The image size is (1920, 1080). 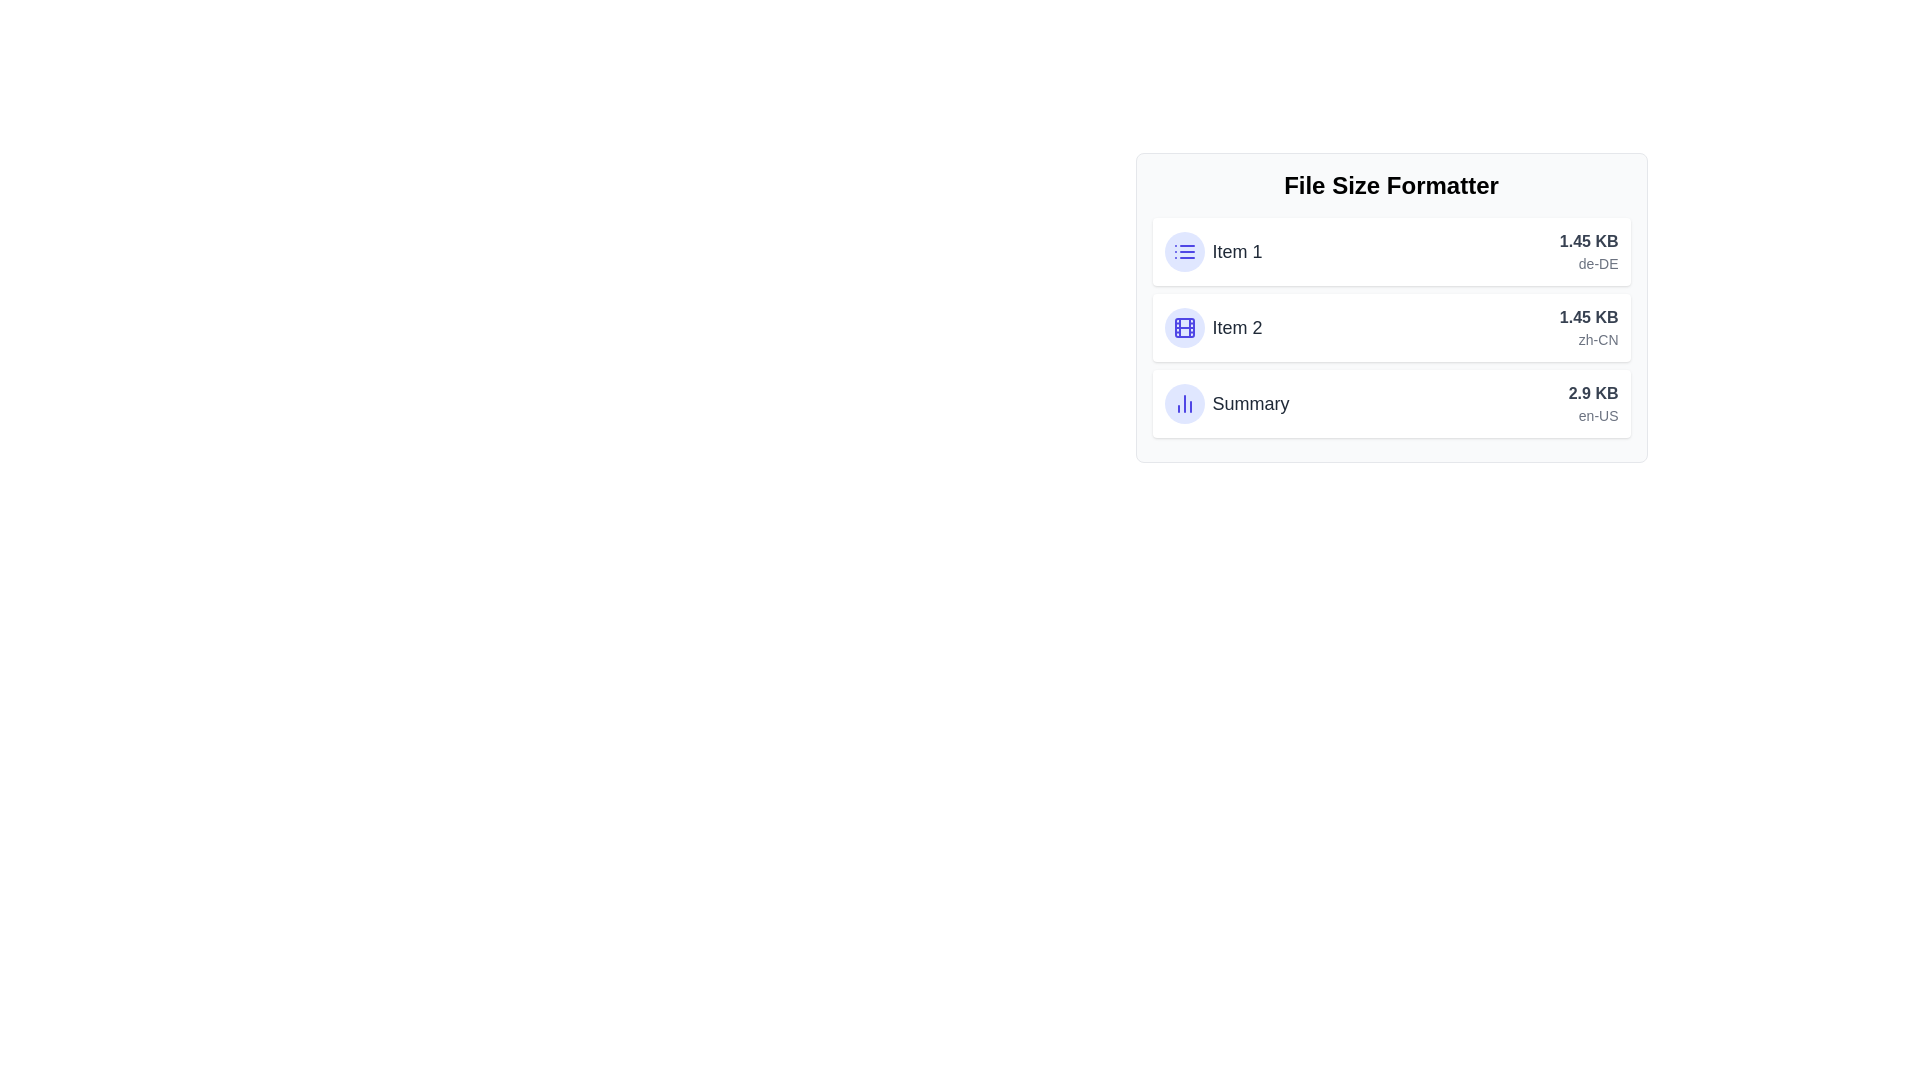 I want to click on contents of the text display showing '2.9 KB' in bold with 'en-US' underneath, located on the right side of the layout, aligned with the 'Summary' label, so click(x=1592, y=404).